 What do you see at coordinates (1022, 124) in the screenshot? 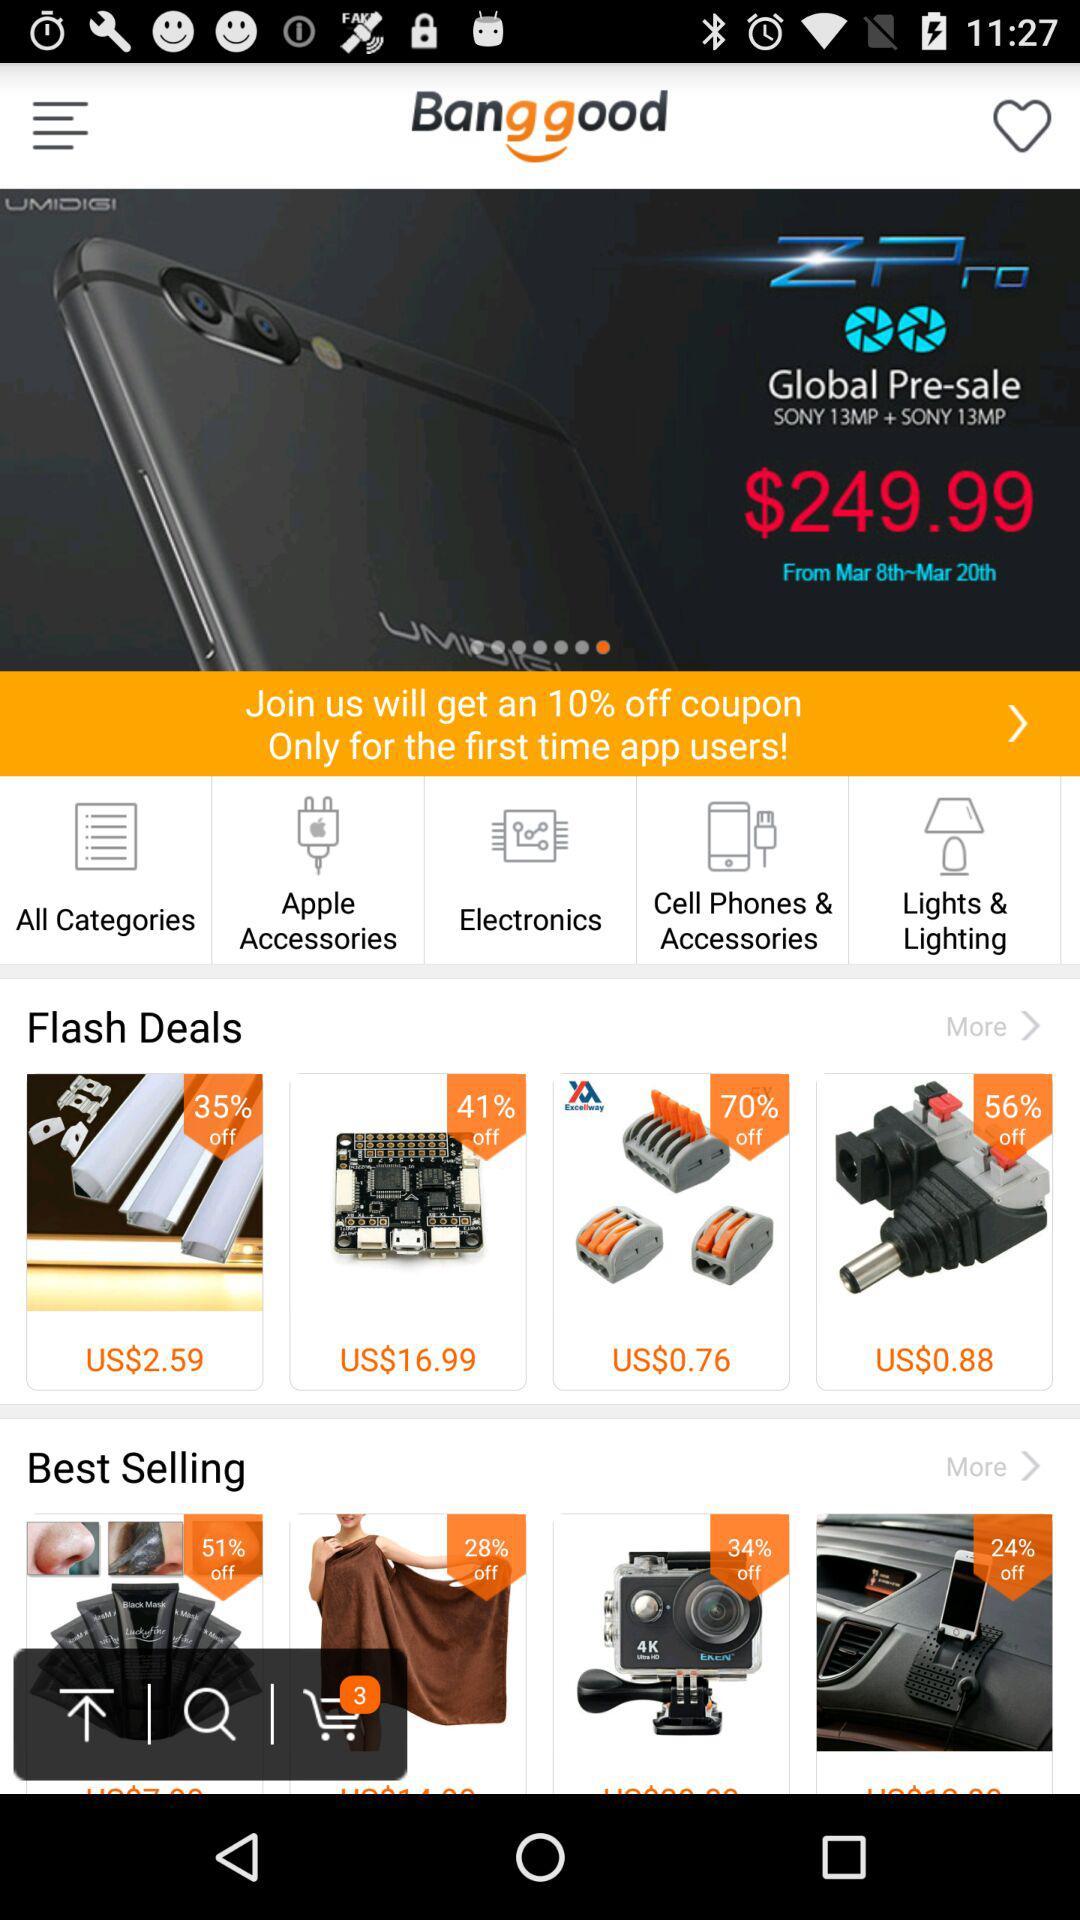
I see `the icon at the top right corner` at bounding box center [1022, 124].